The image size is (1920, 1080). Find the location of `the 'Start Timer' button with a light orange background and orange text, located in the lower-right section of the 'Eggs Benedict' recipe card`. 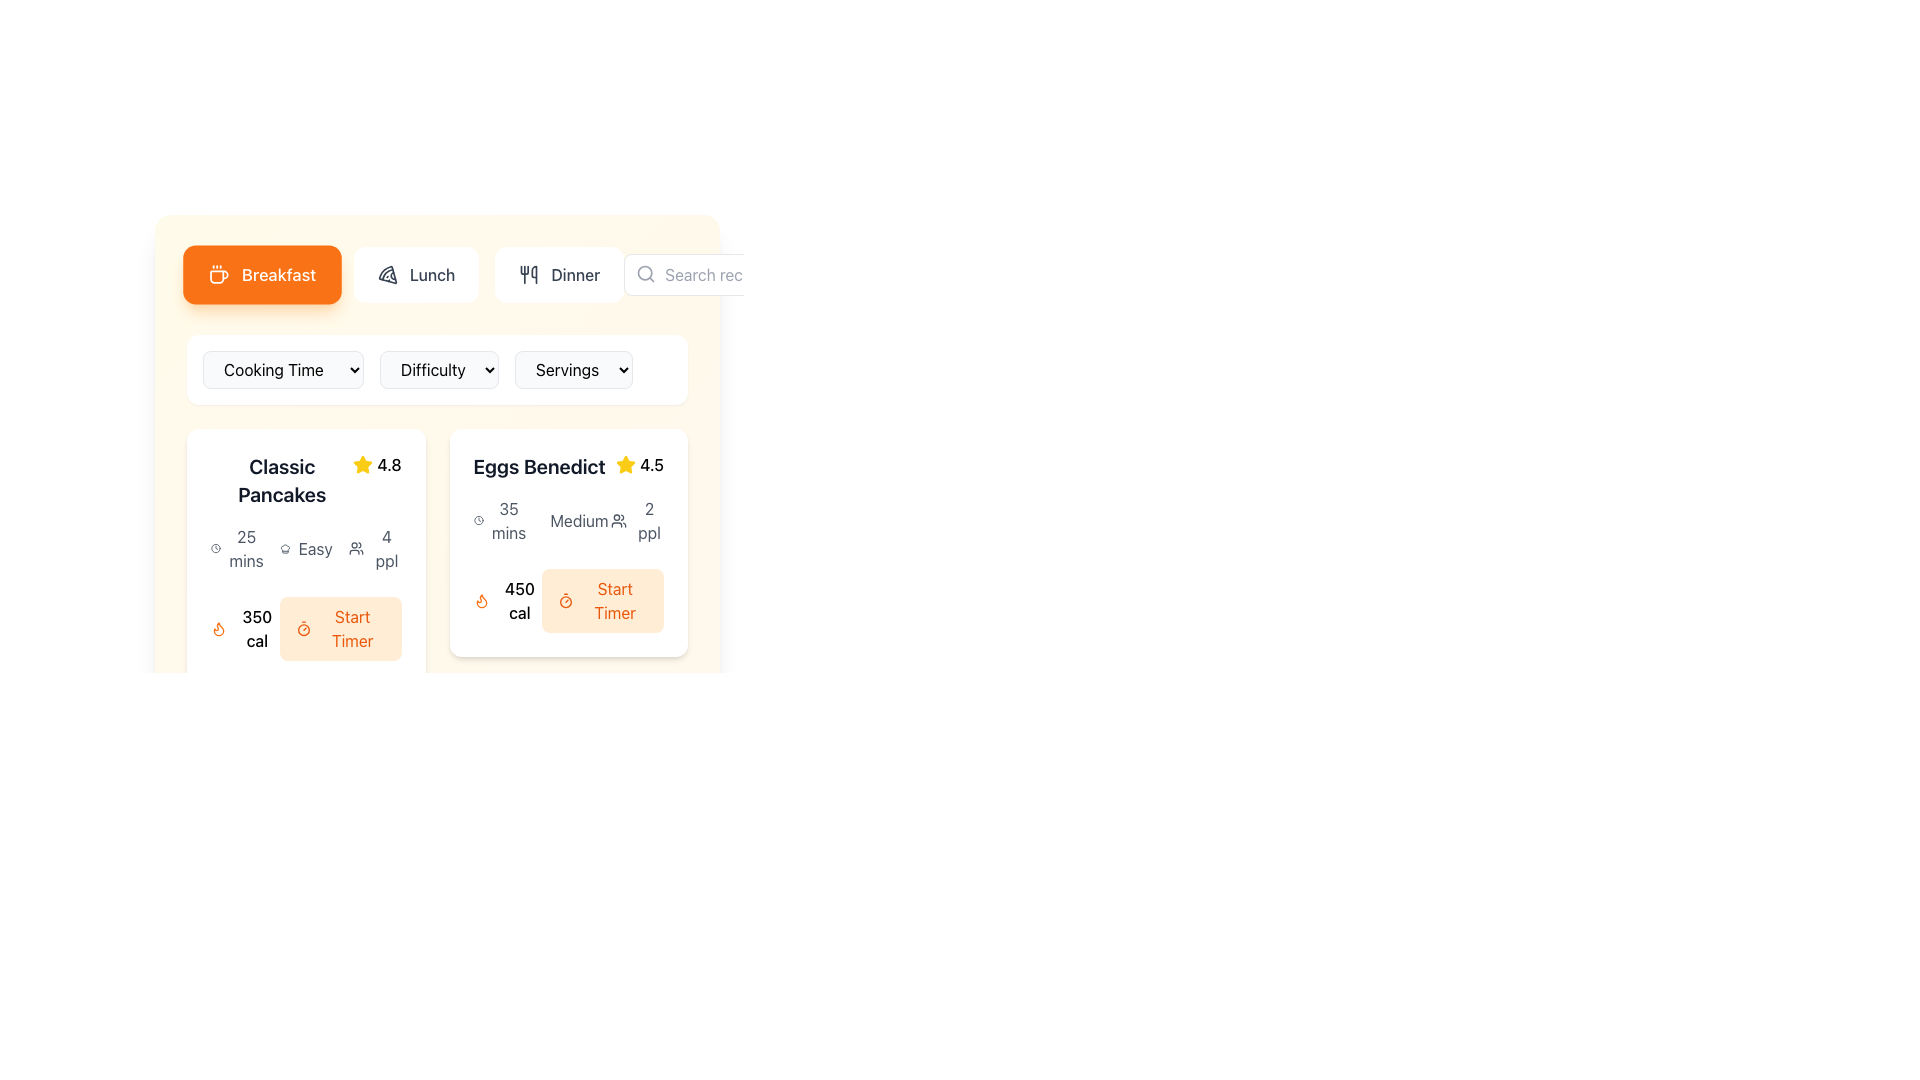

the 'Start Timer' button with a light orange background and orange text, located in the lower-right section of the 'Eggs Benedict' recipe card is located at coordinates (602, 600).